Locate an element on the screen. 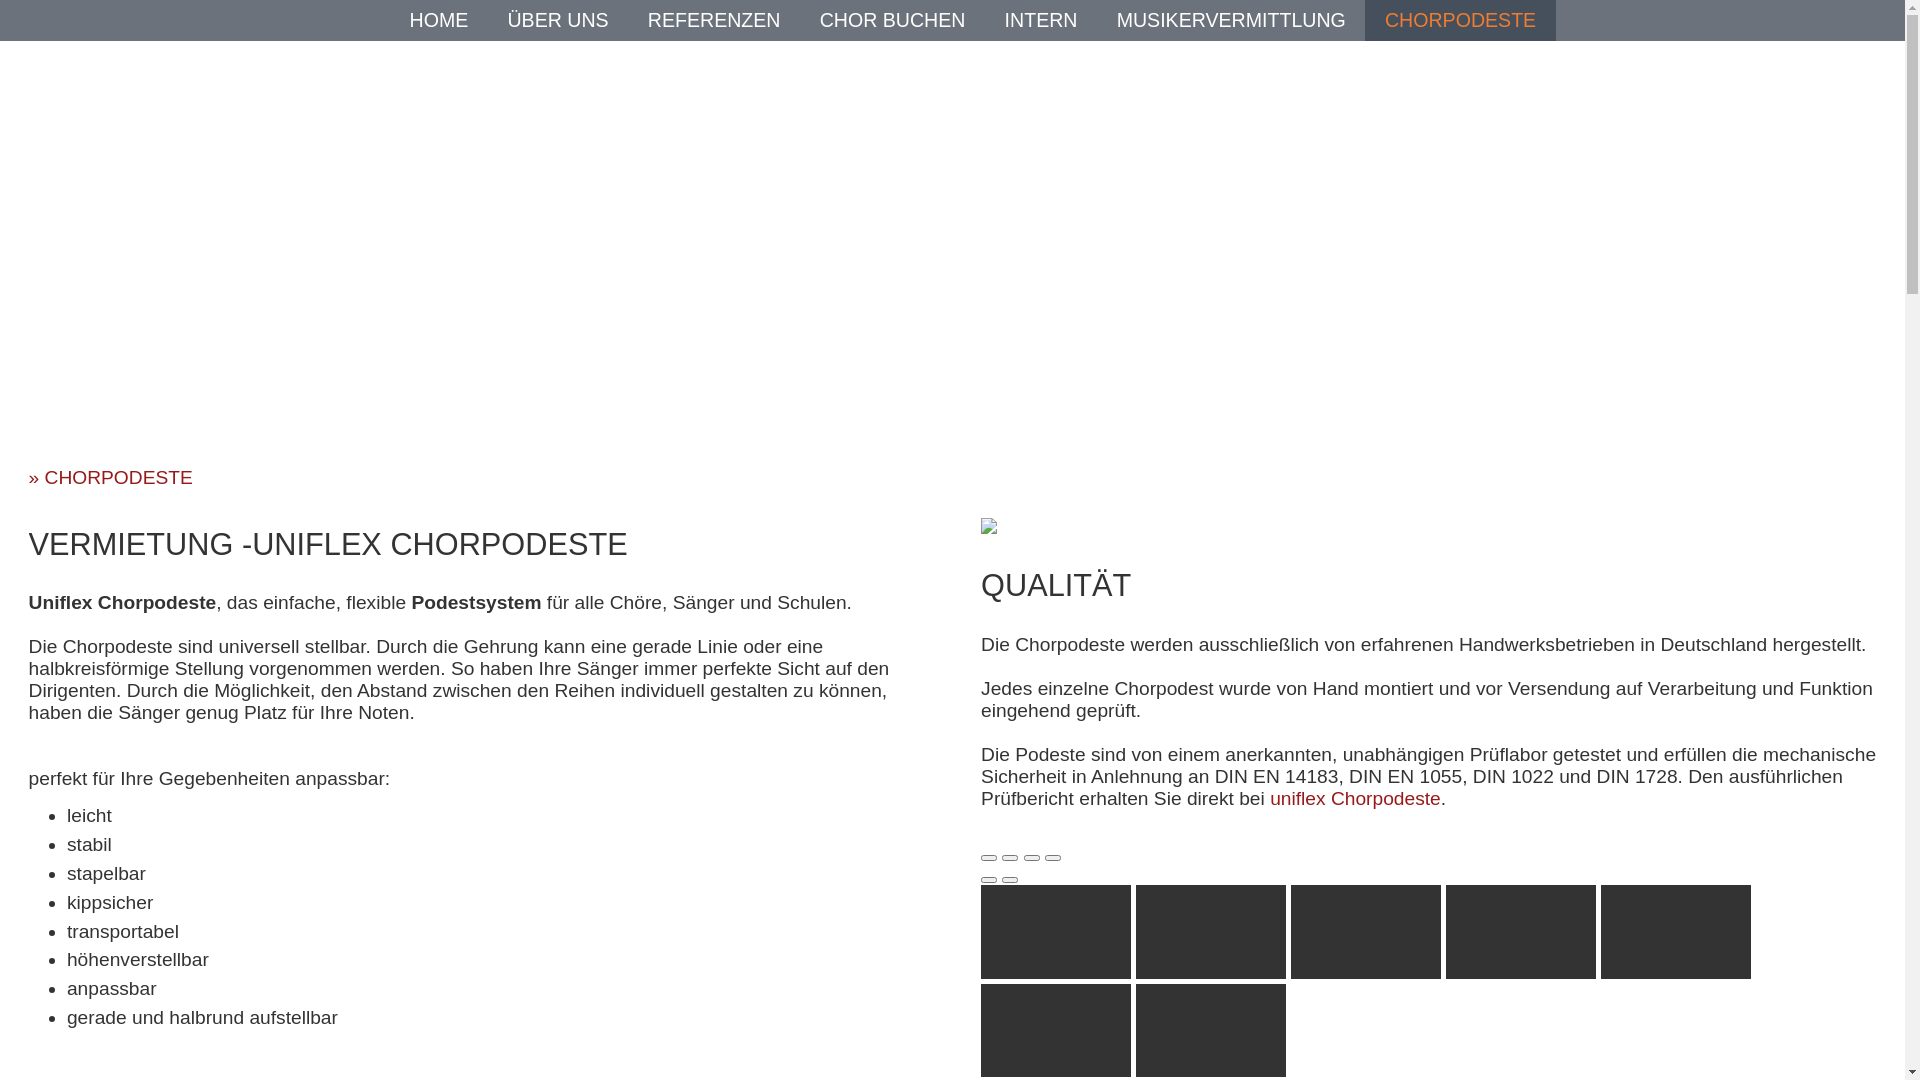 This screenshot has width=1920, height=1080. 'INTERN' is located at coordinates (1004, 19).